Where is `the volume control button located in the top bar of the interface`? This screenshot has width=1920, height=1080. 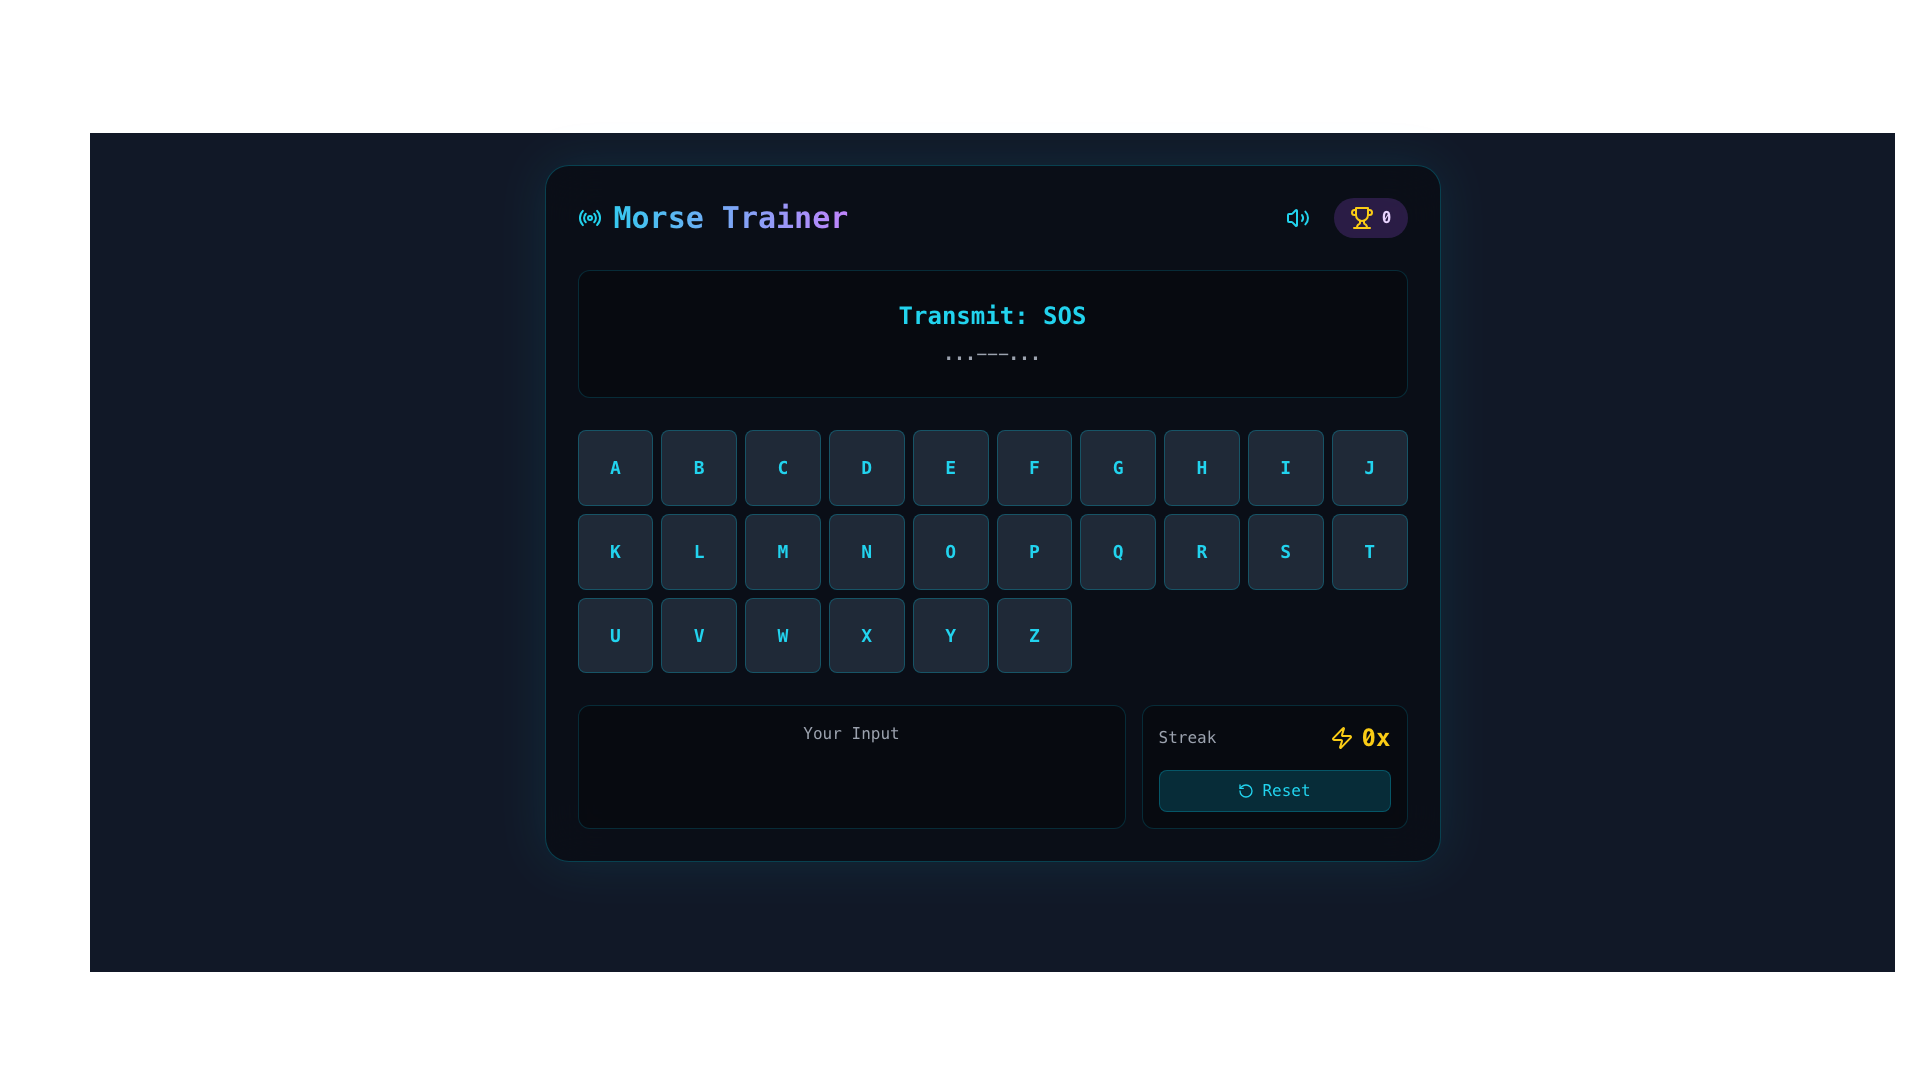
the volume control button located in the top bar of the interface is located at coordinates (1297, 218).